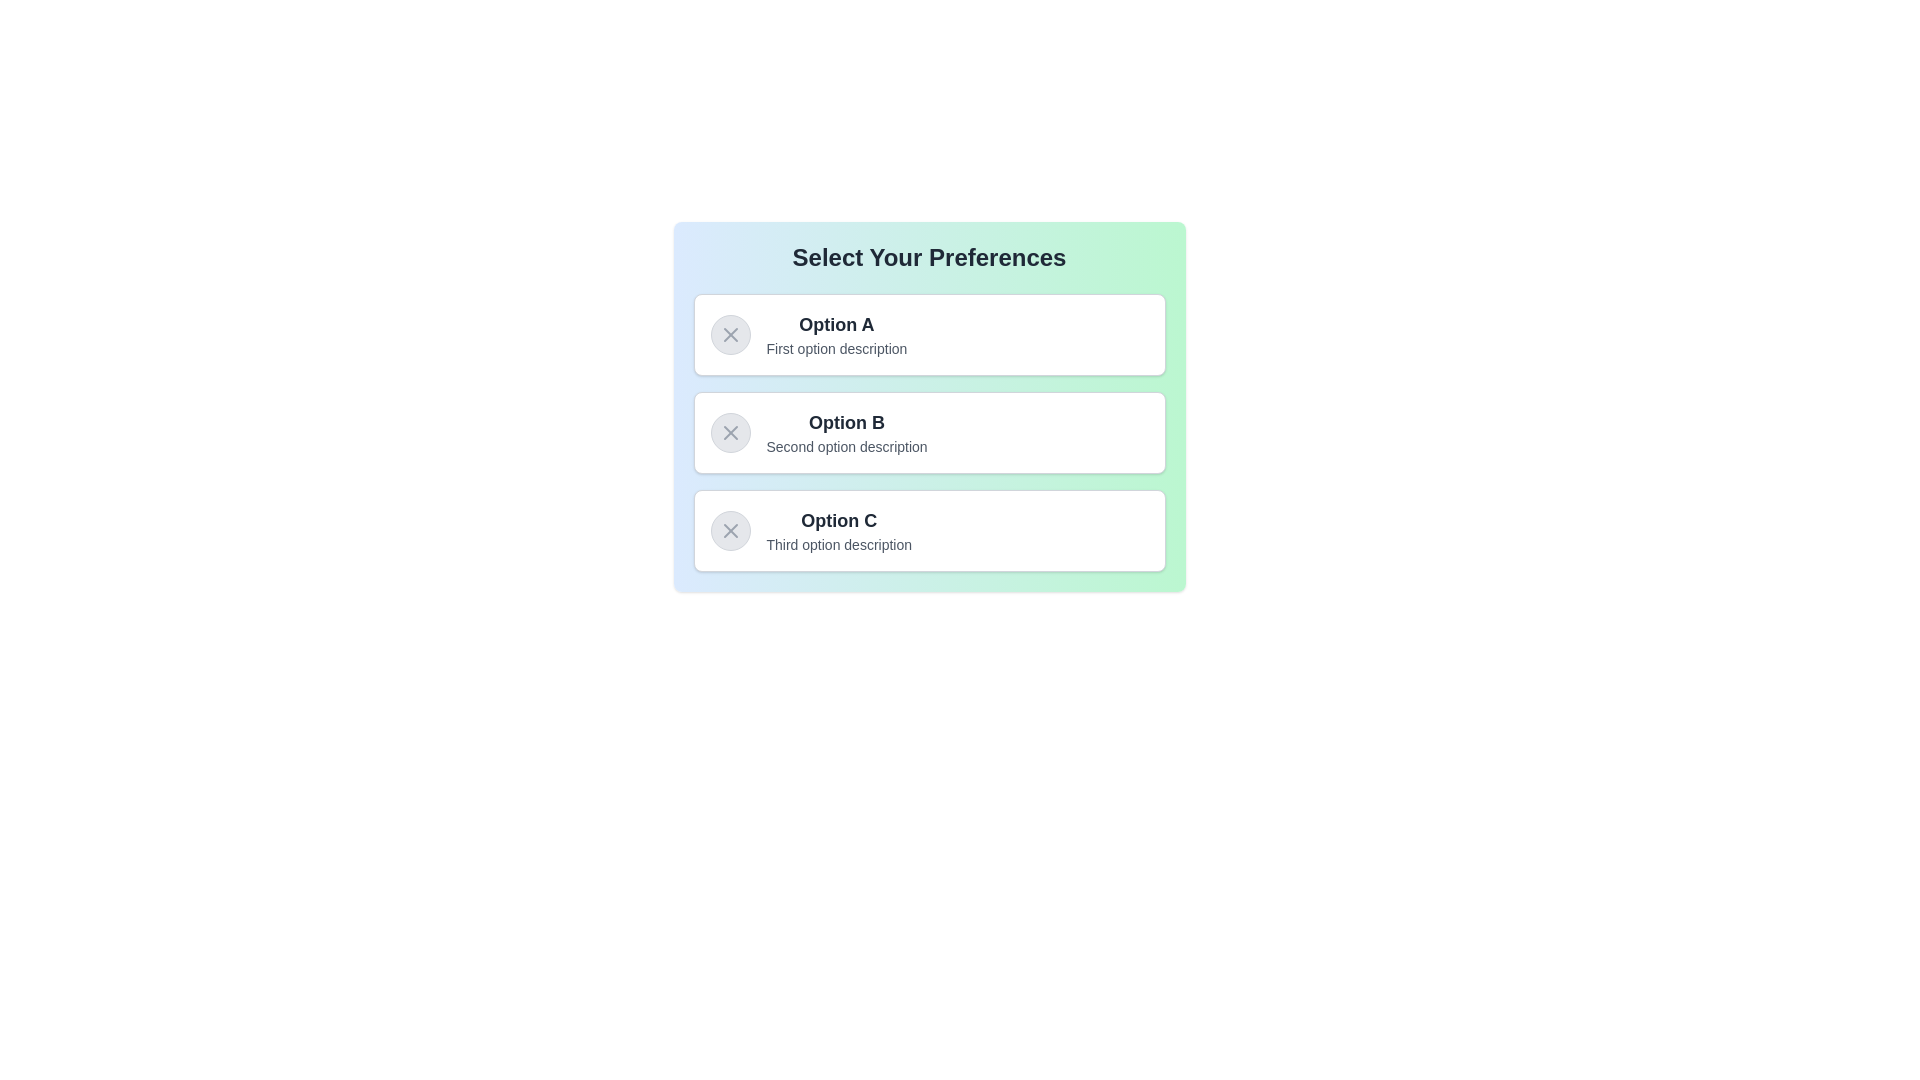  Describe the element at coordinates (839, 519) in the screenshot. I see `the text label that serves as the title for the third selectable option, located to the right of the circular icon and above the description text 'Third option description'` at that location.